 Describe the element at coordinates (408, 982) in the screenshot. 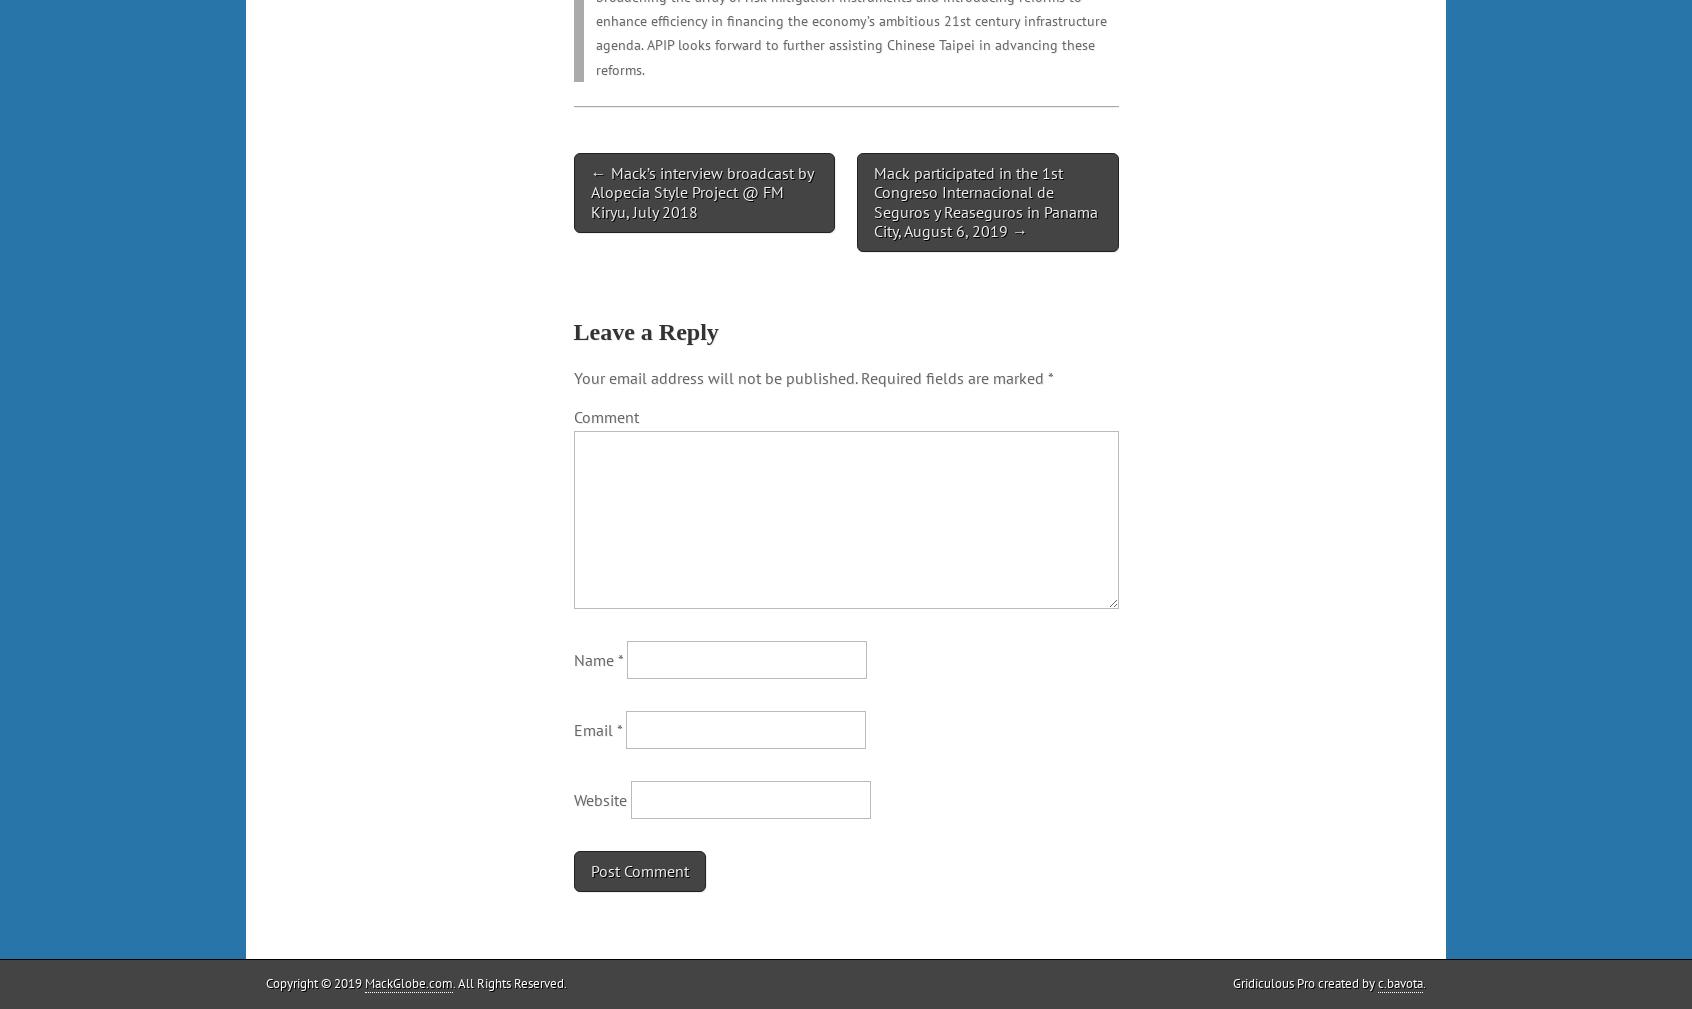

I see `'MackGlobe.com'` at that location.